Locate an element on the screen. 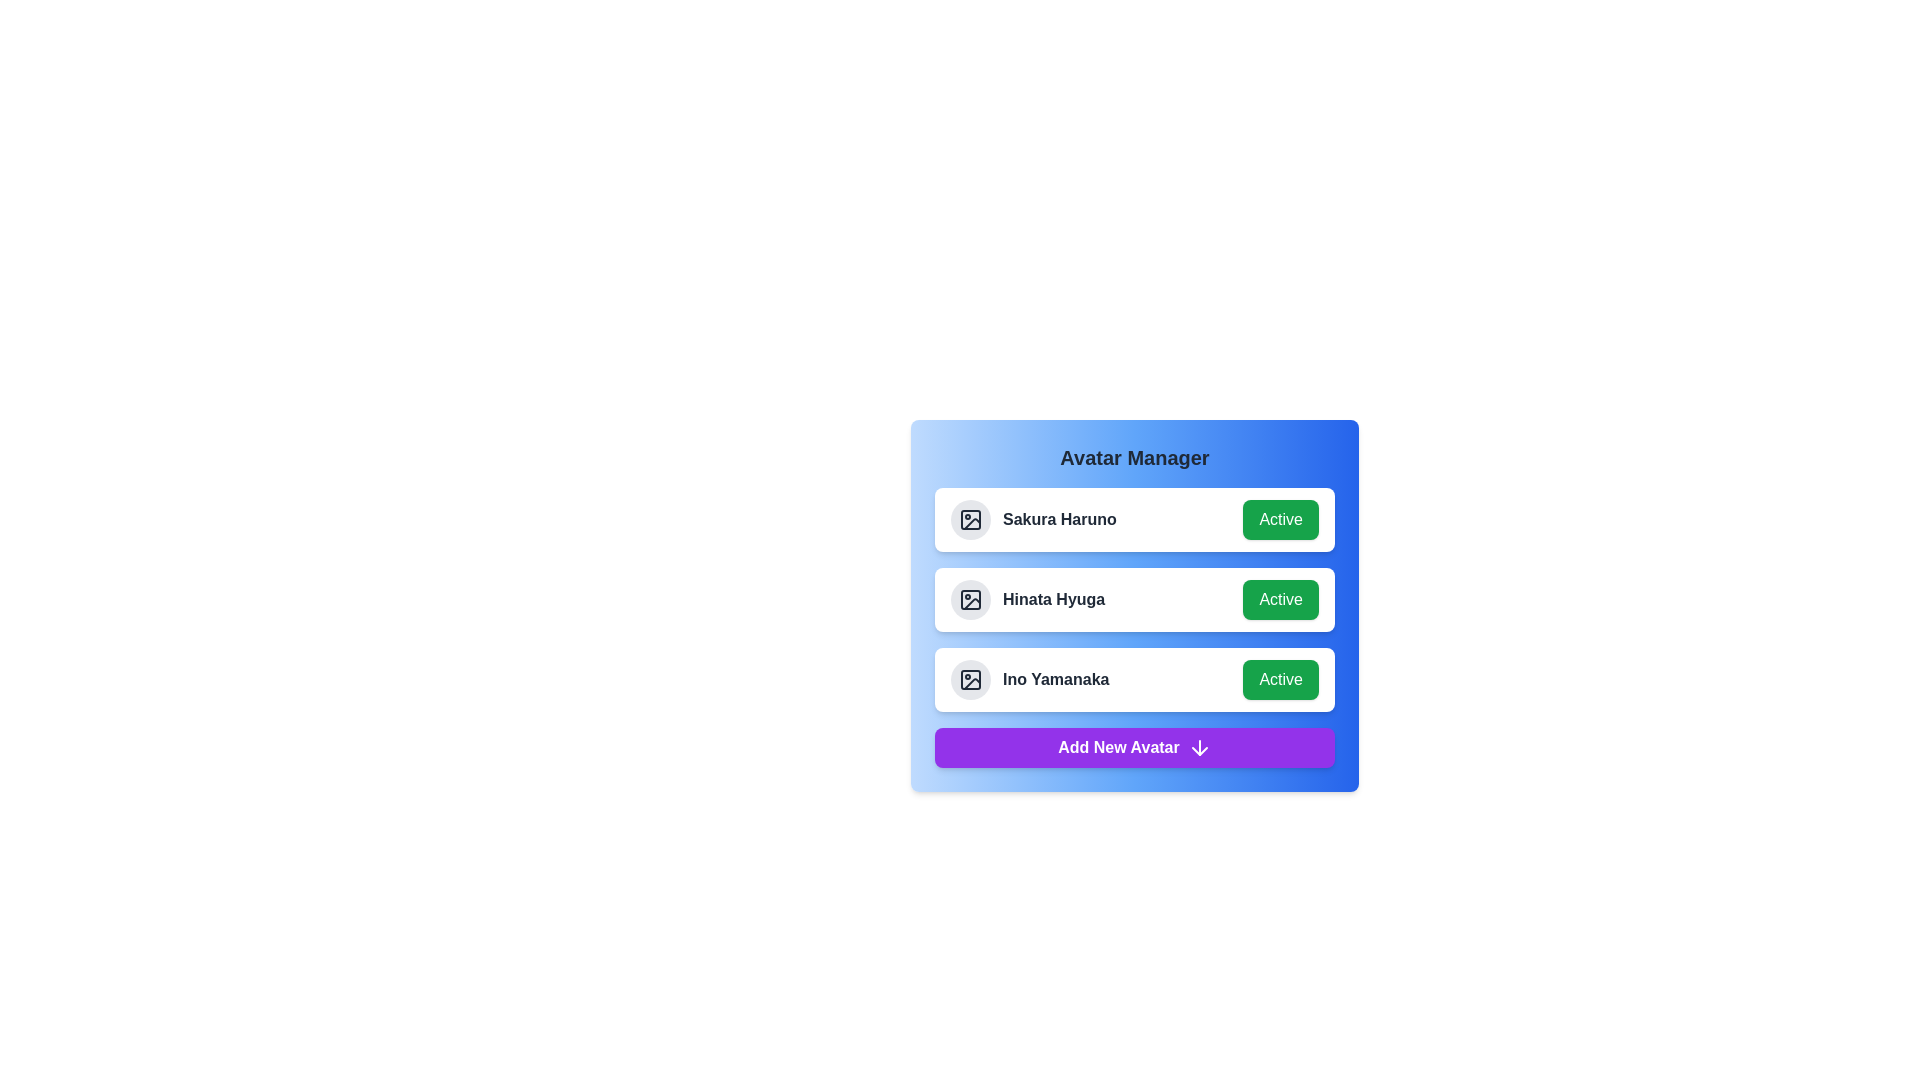 The width and height of the screenshot is (1920, 1080). the text label displaying 'Hinata Hyuga' in the user list, positioned between 'Sakura Haruno' and 'Ino Yamanaka' is located at coordinates (1028, 599).